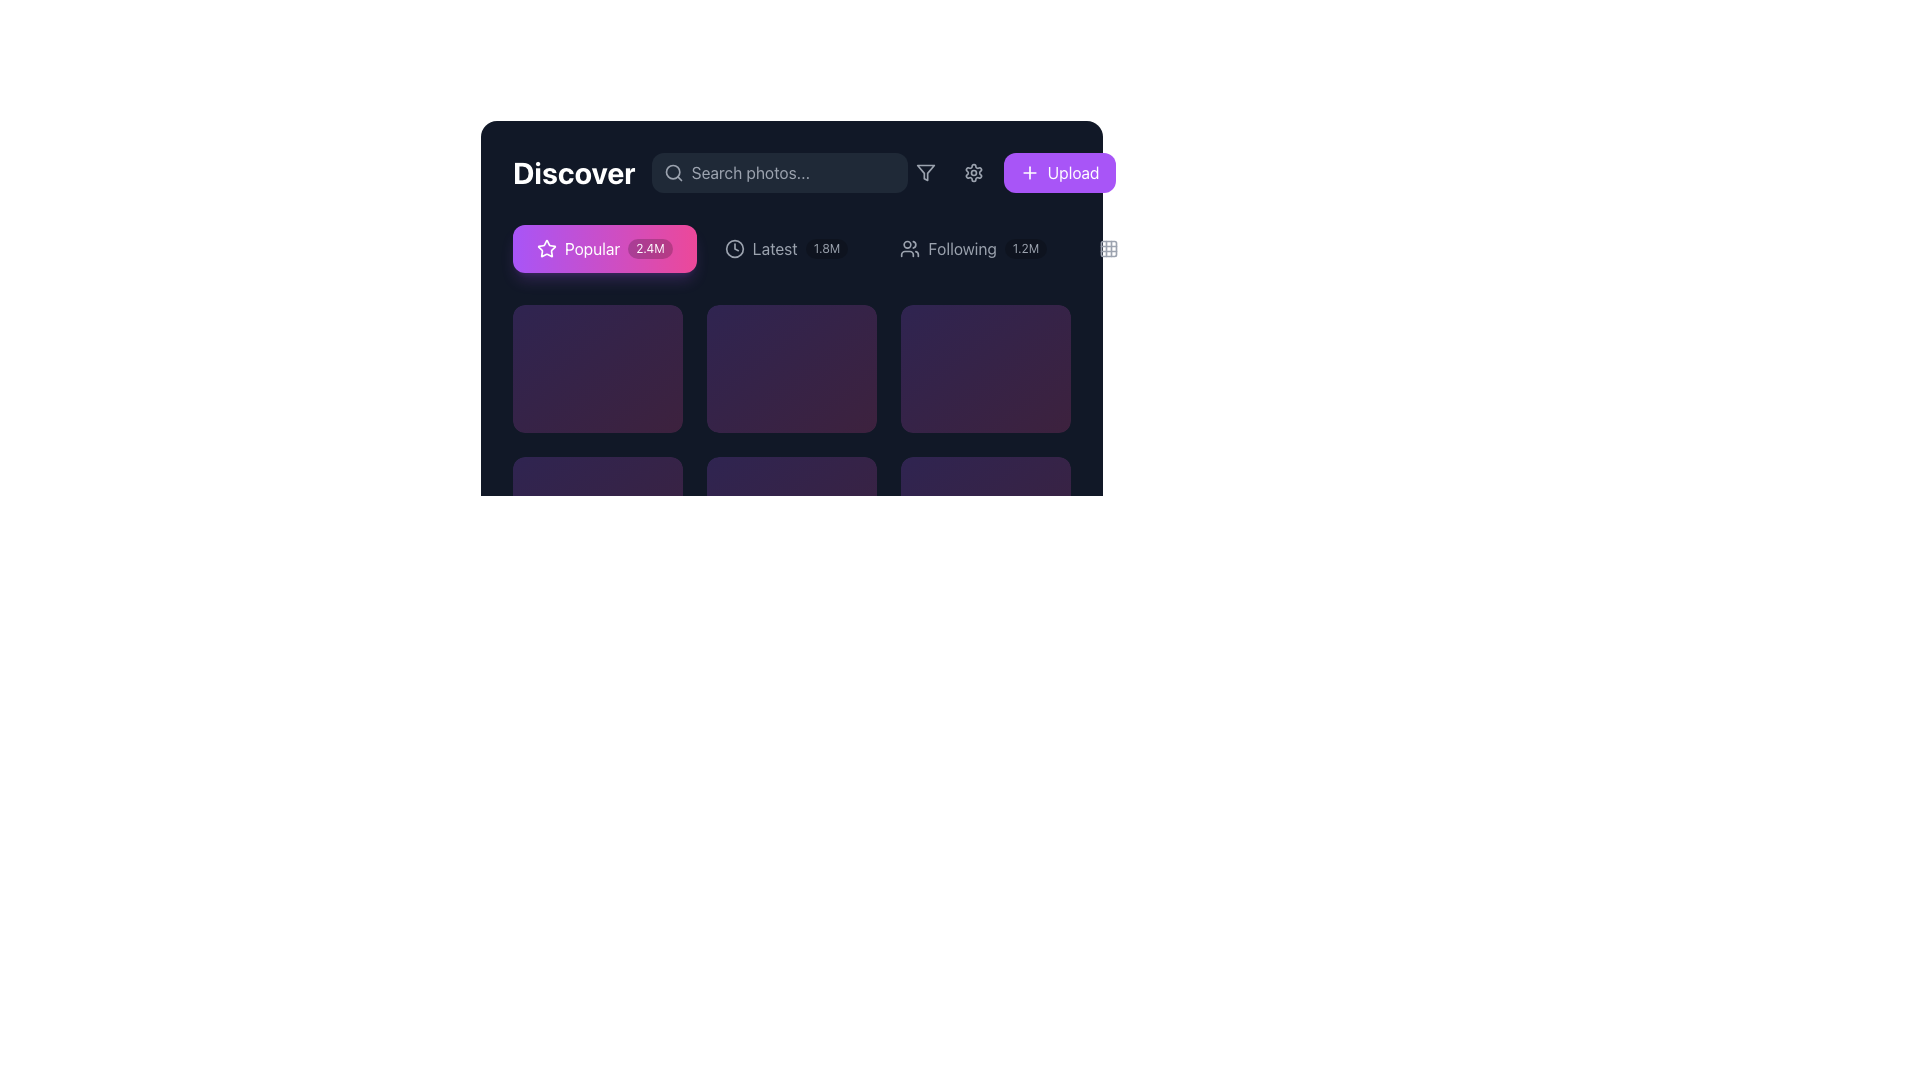  I want to click on within the search bar of the NavBar to type queries, so click(791, 172).